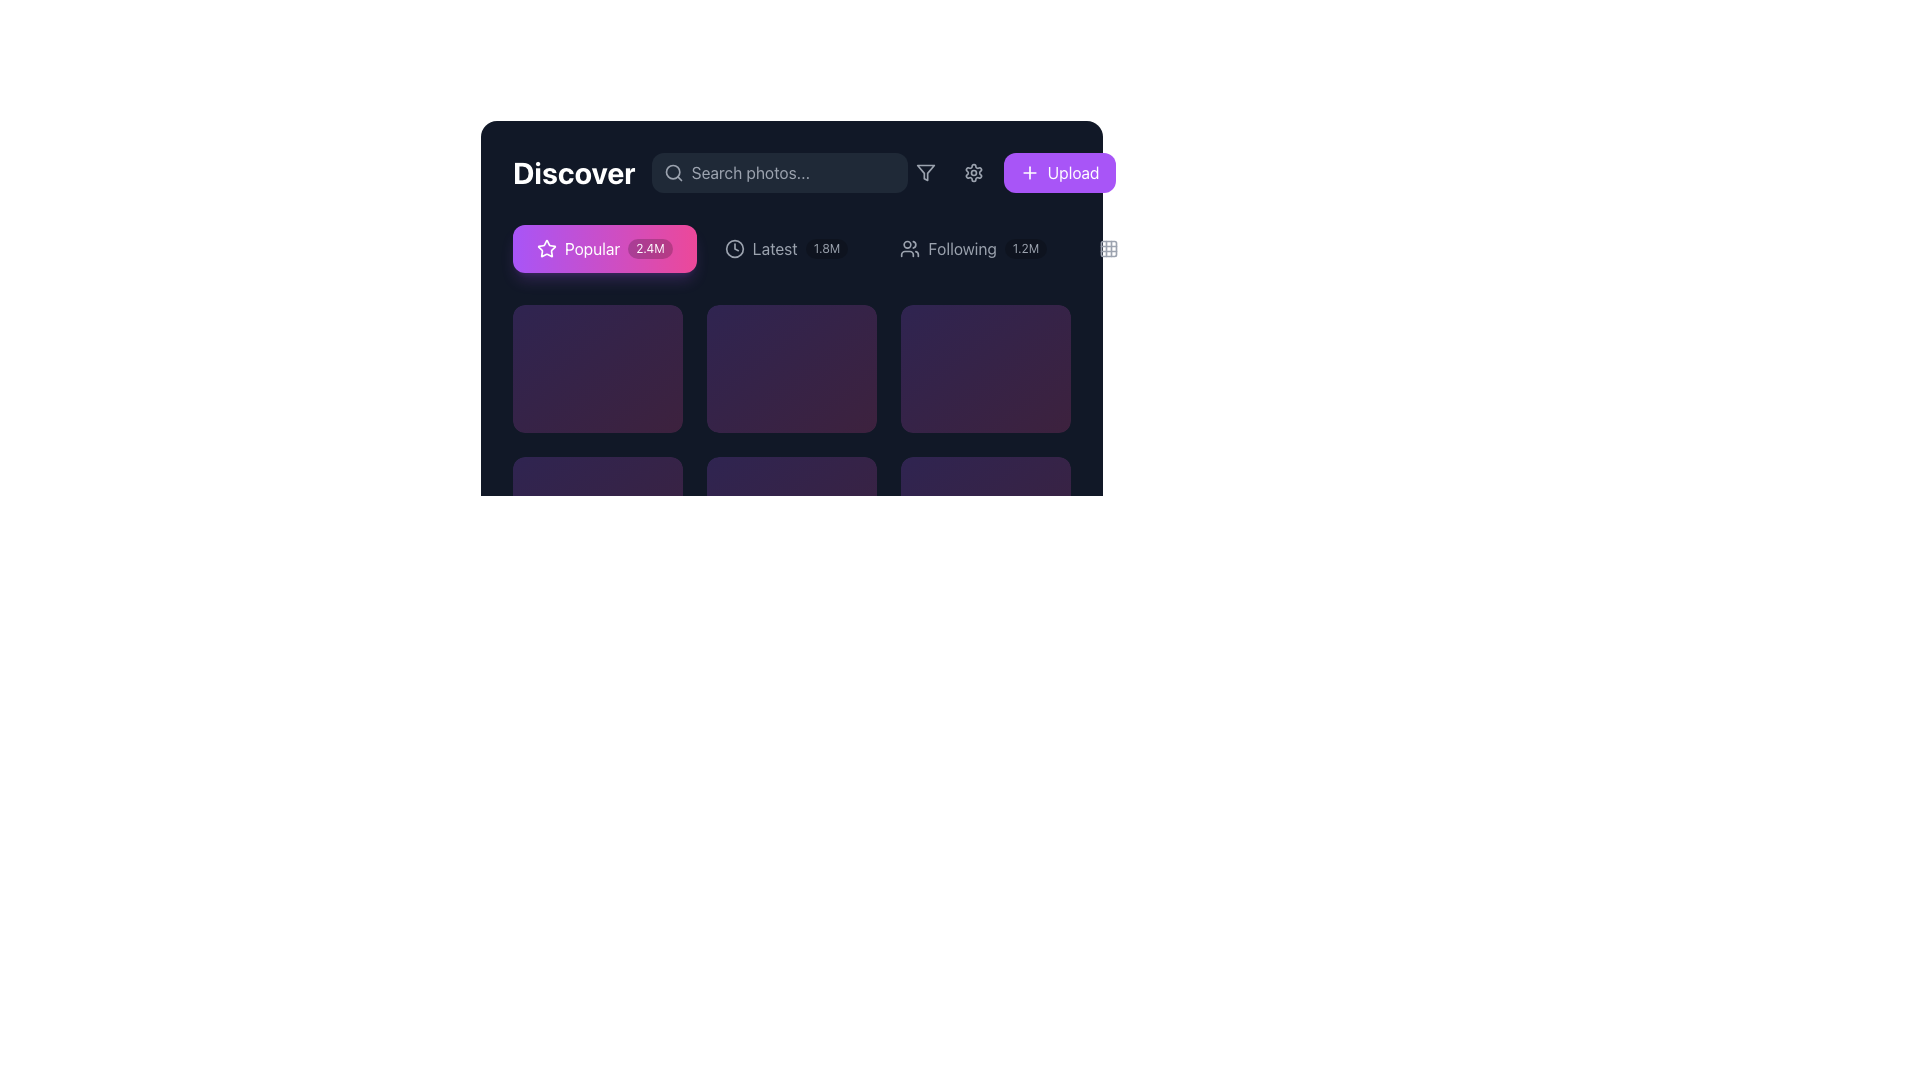  I want to click on within the search bar of the NavBar to type queries, so click(791, 172).